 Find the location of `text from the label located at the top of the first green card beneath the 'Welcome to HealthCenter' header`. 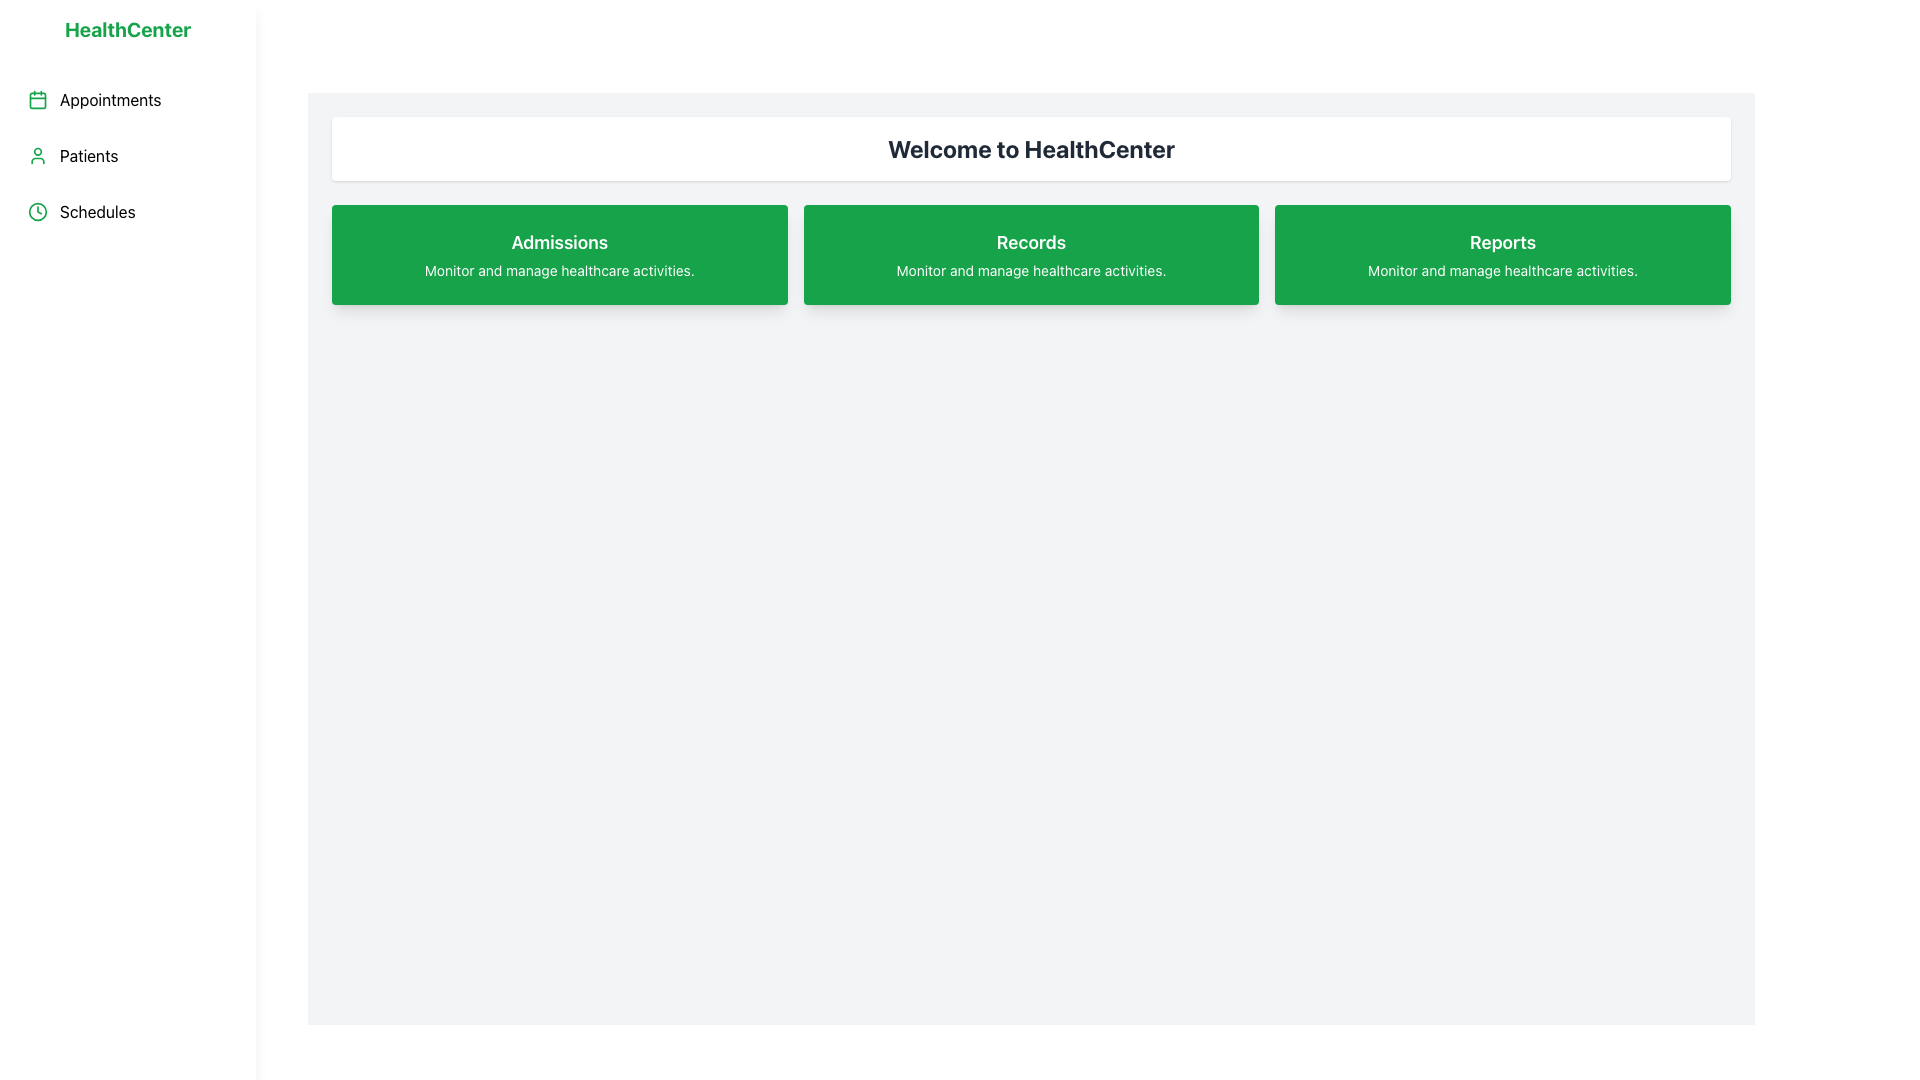

text from the label located at the top of the first green card beneath the 'Welcome to HealthCenter' header is located at coordinates (559, 242).